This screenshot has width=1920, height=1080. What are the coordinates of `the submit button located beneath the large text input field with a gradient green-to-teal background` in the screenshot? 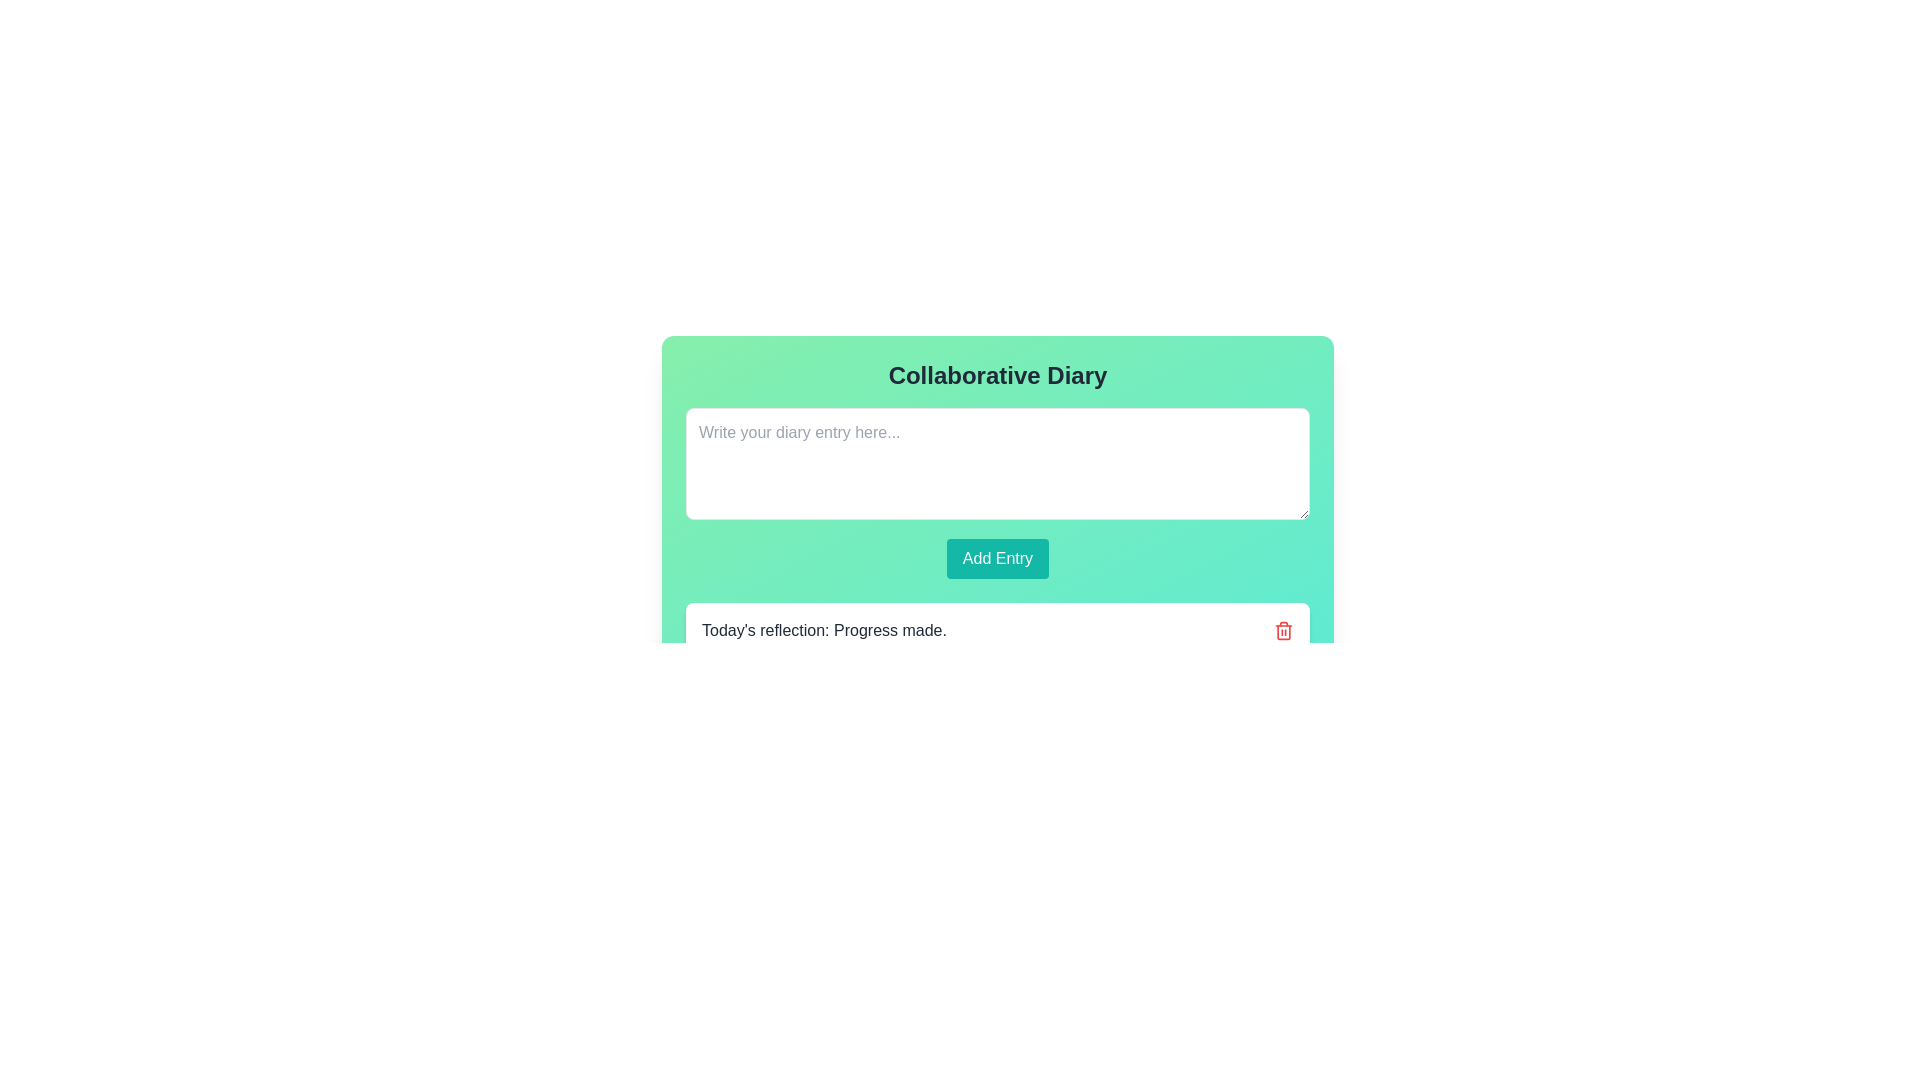 It's located at (998, 559).